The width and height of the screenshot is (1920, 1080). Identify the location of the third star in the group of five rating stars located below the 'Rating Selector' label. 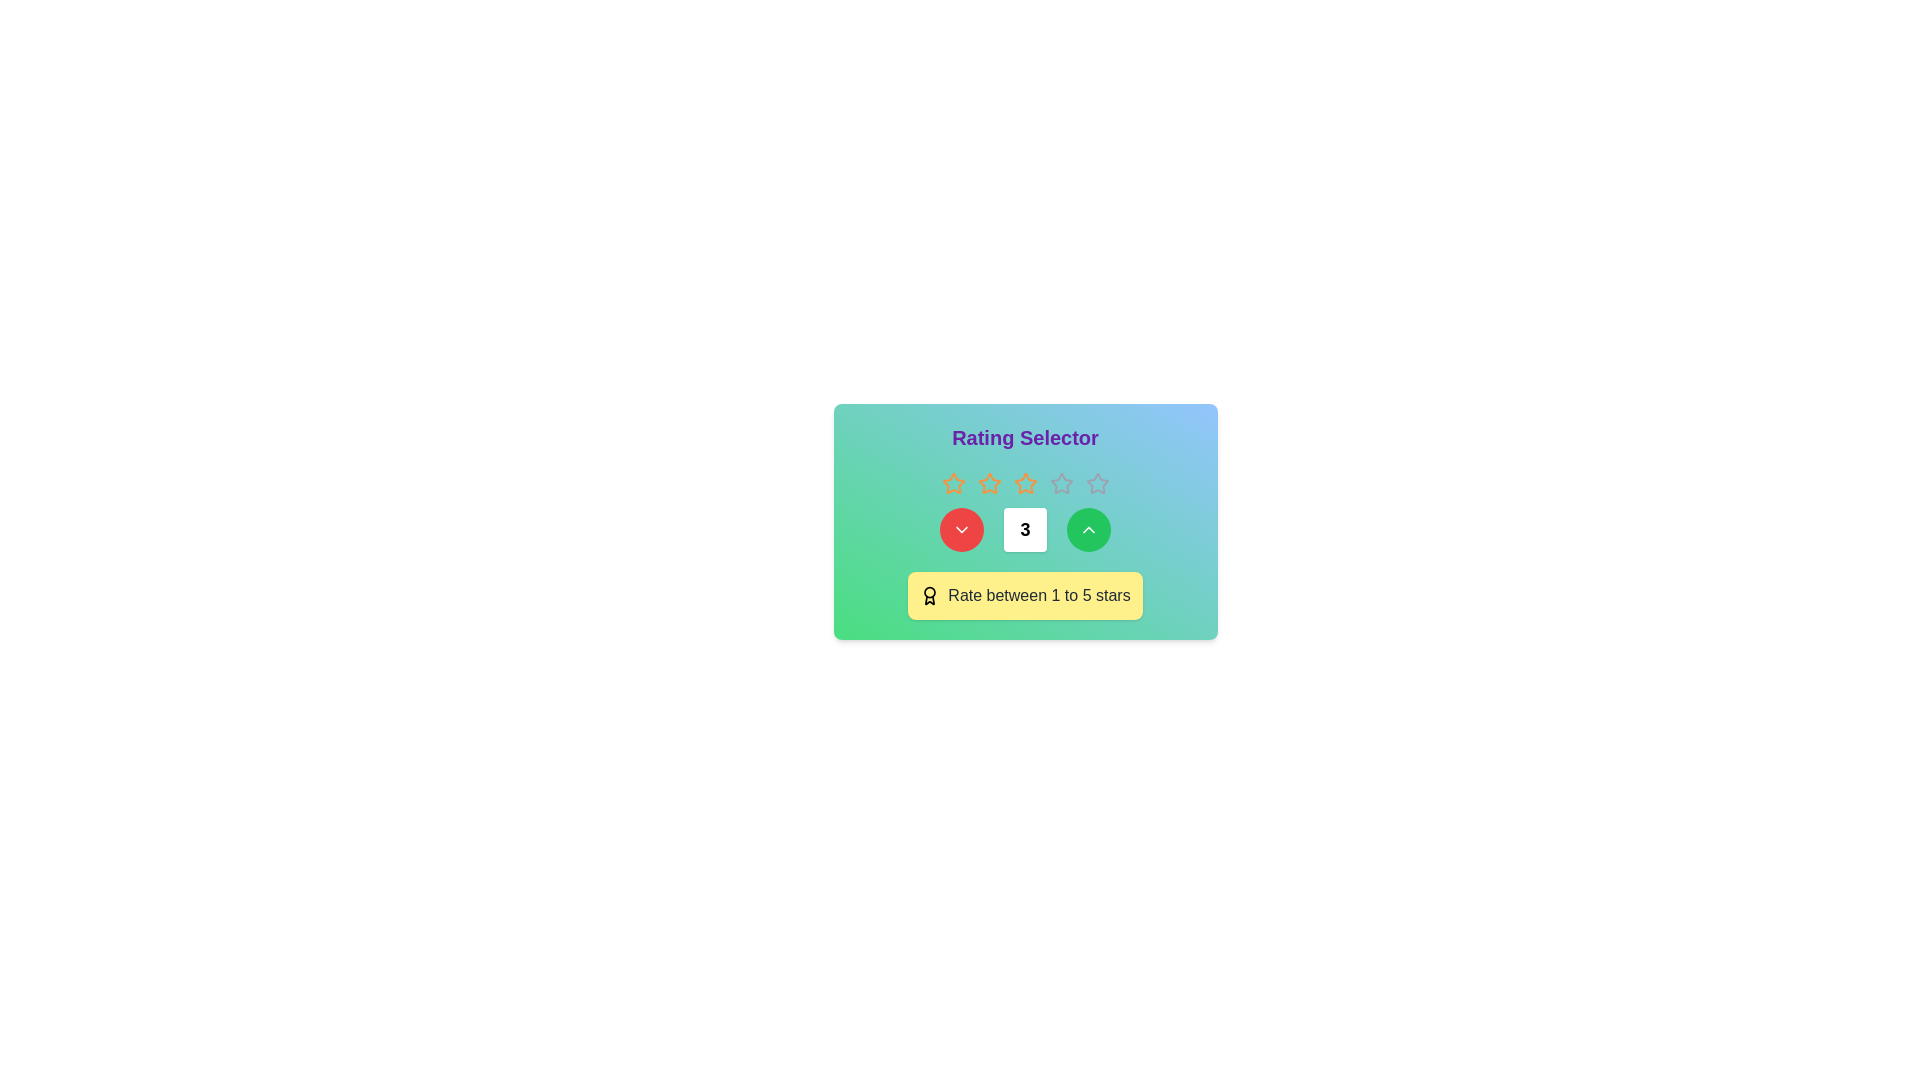
(1025, 483).